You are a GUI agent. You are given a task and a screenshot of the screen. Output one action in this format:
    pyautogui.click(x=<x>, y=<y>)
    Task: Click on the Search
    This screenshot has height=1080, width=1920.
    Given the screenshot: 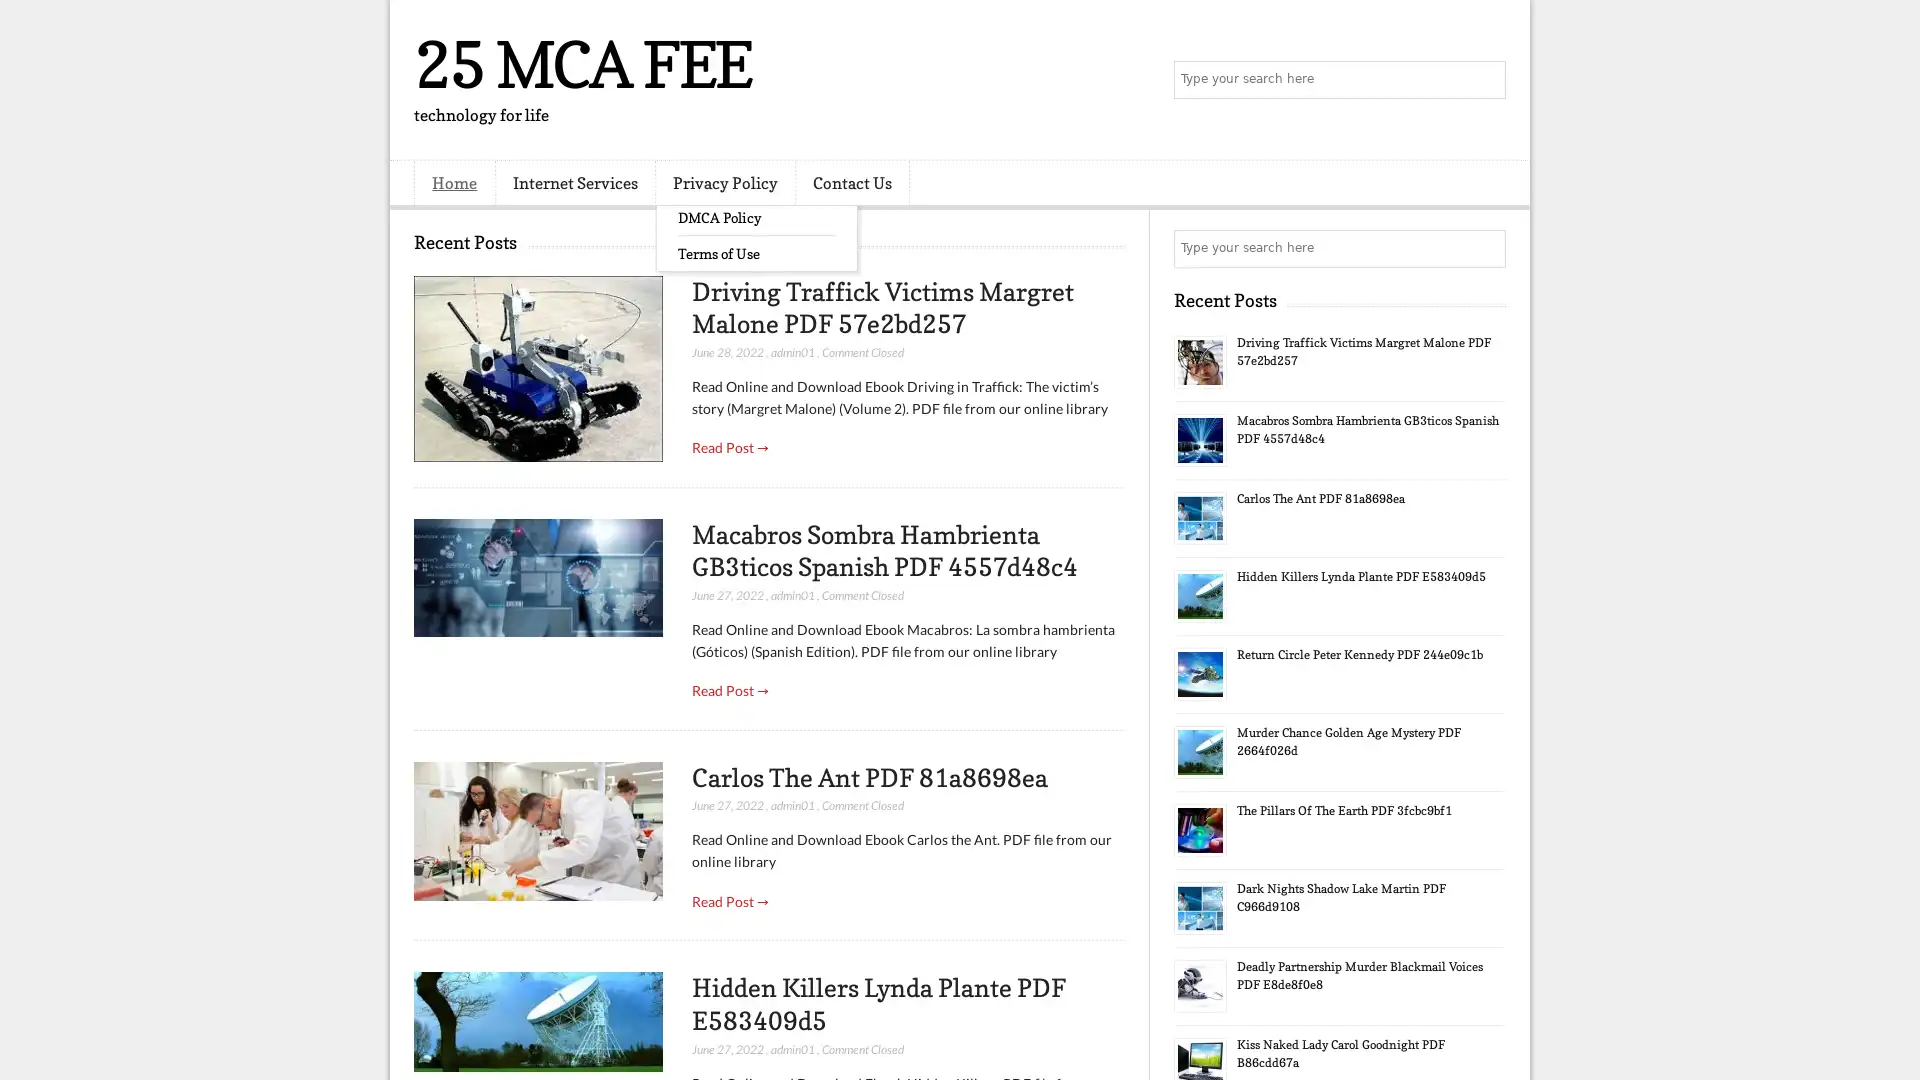 What is the action you would take?
    pyautogui.click(x=1485, y=248)
    